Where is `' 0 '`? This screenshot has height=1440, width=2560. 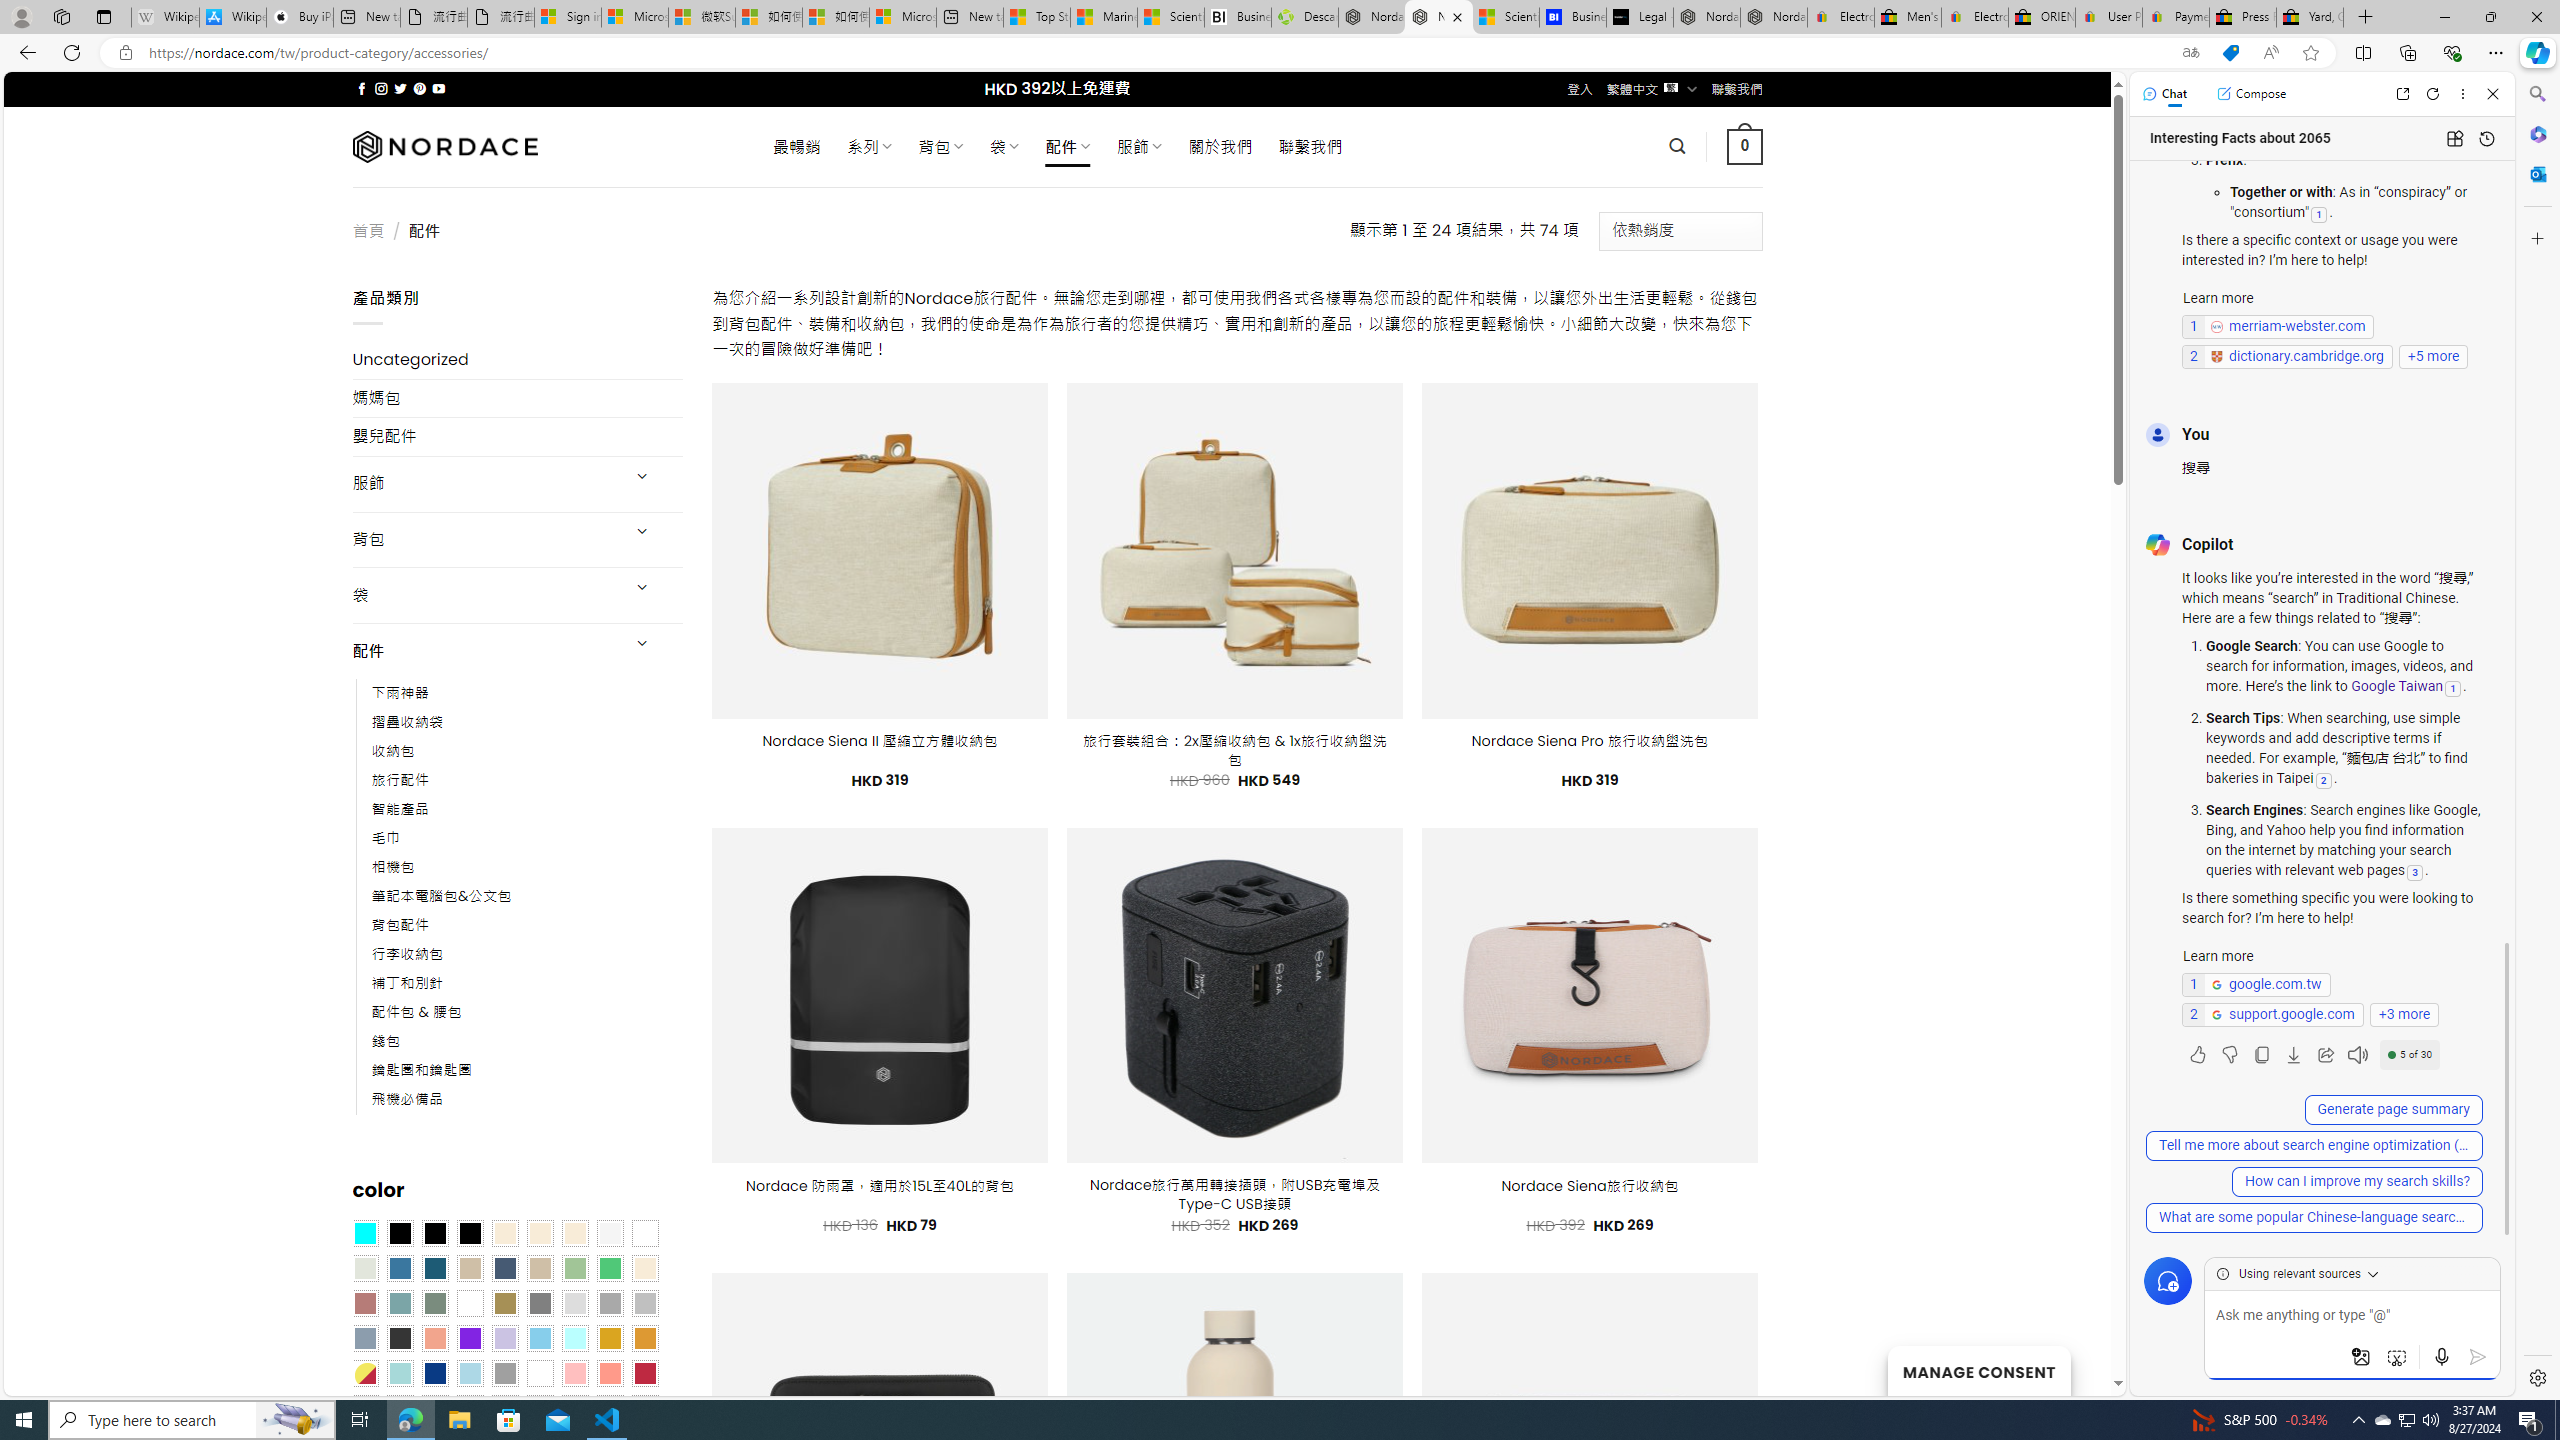
' 0 ' is located at coordinates (1744, 145).